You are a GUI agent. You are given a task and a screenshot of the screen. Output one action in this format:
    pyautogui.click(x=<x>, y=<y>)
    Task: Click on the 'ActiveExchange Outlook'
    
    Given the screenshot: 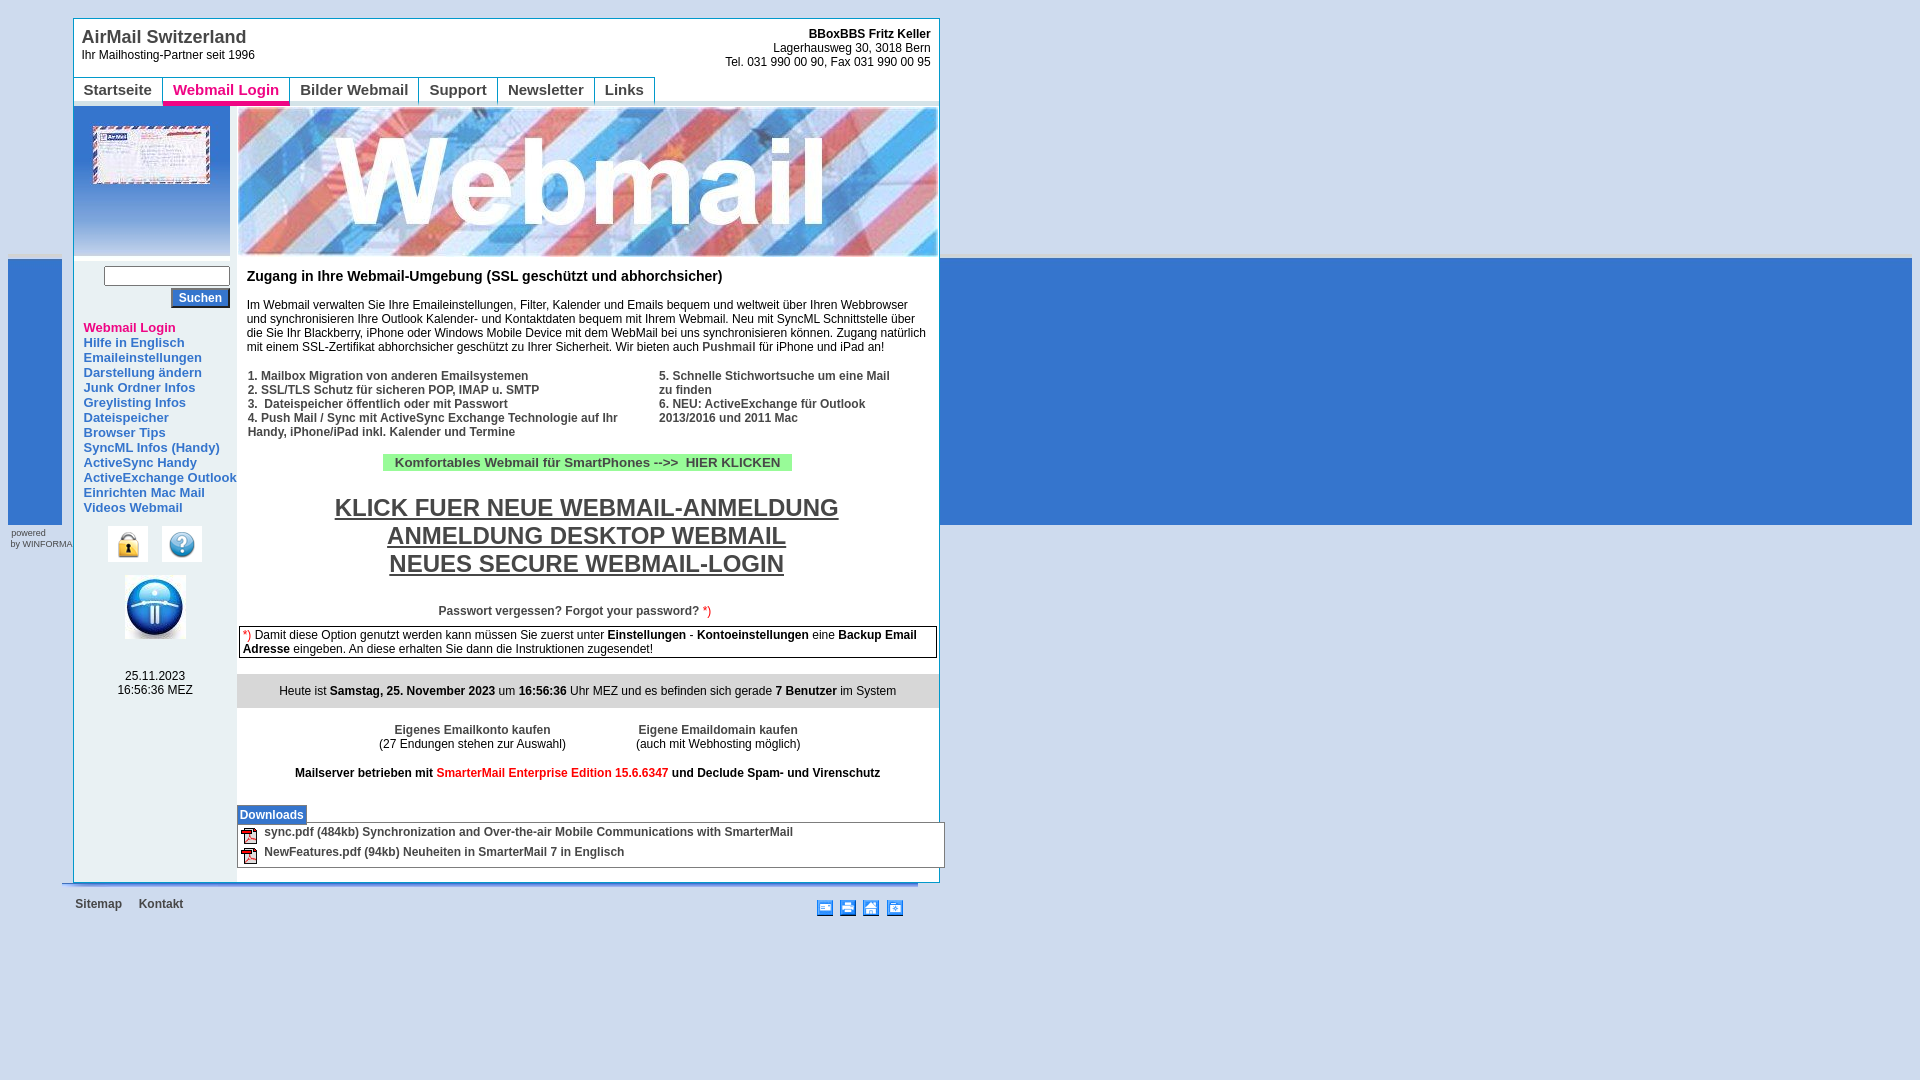 What is the action you would take?
    pyautogui.click(x=154, y=477)
    